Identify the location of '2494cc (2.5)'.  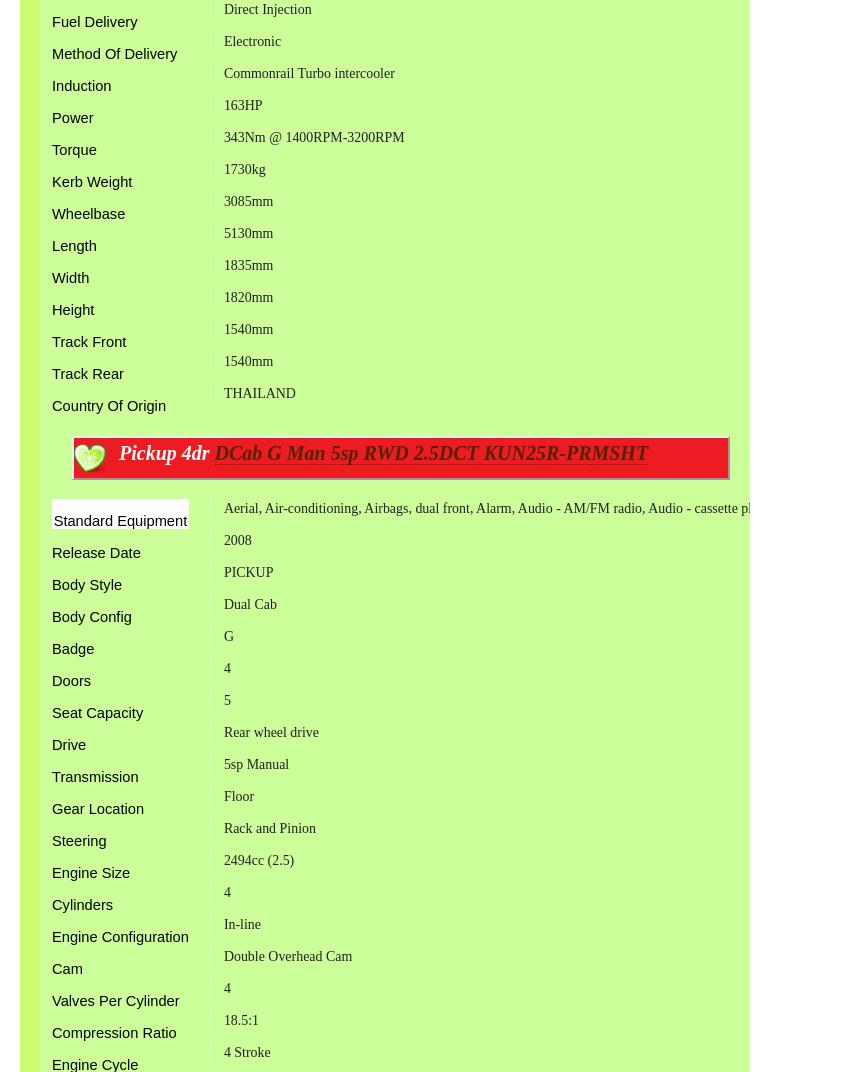
(258, 858).